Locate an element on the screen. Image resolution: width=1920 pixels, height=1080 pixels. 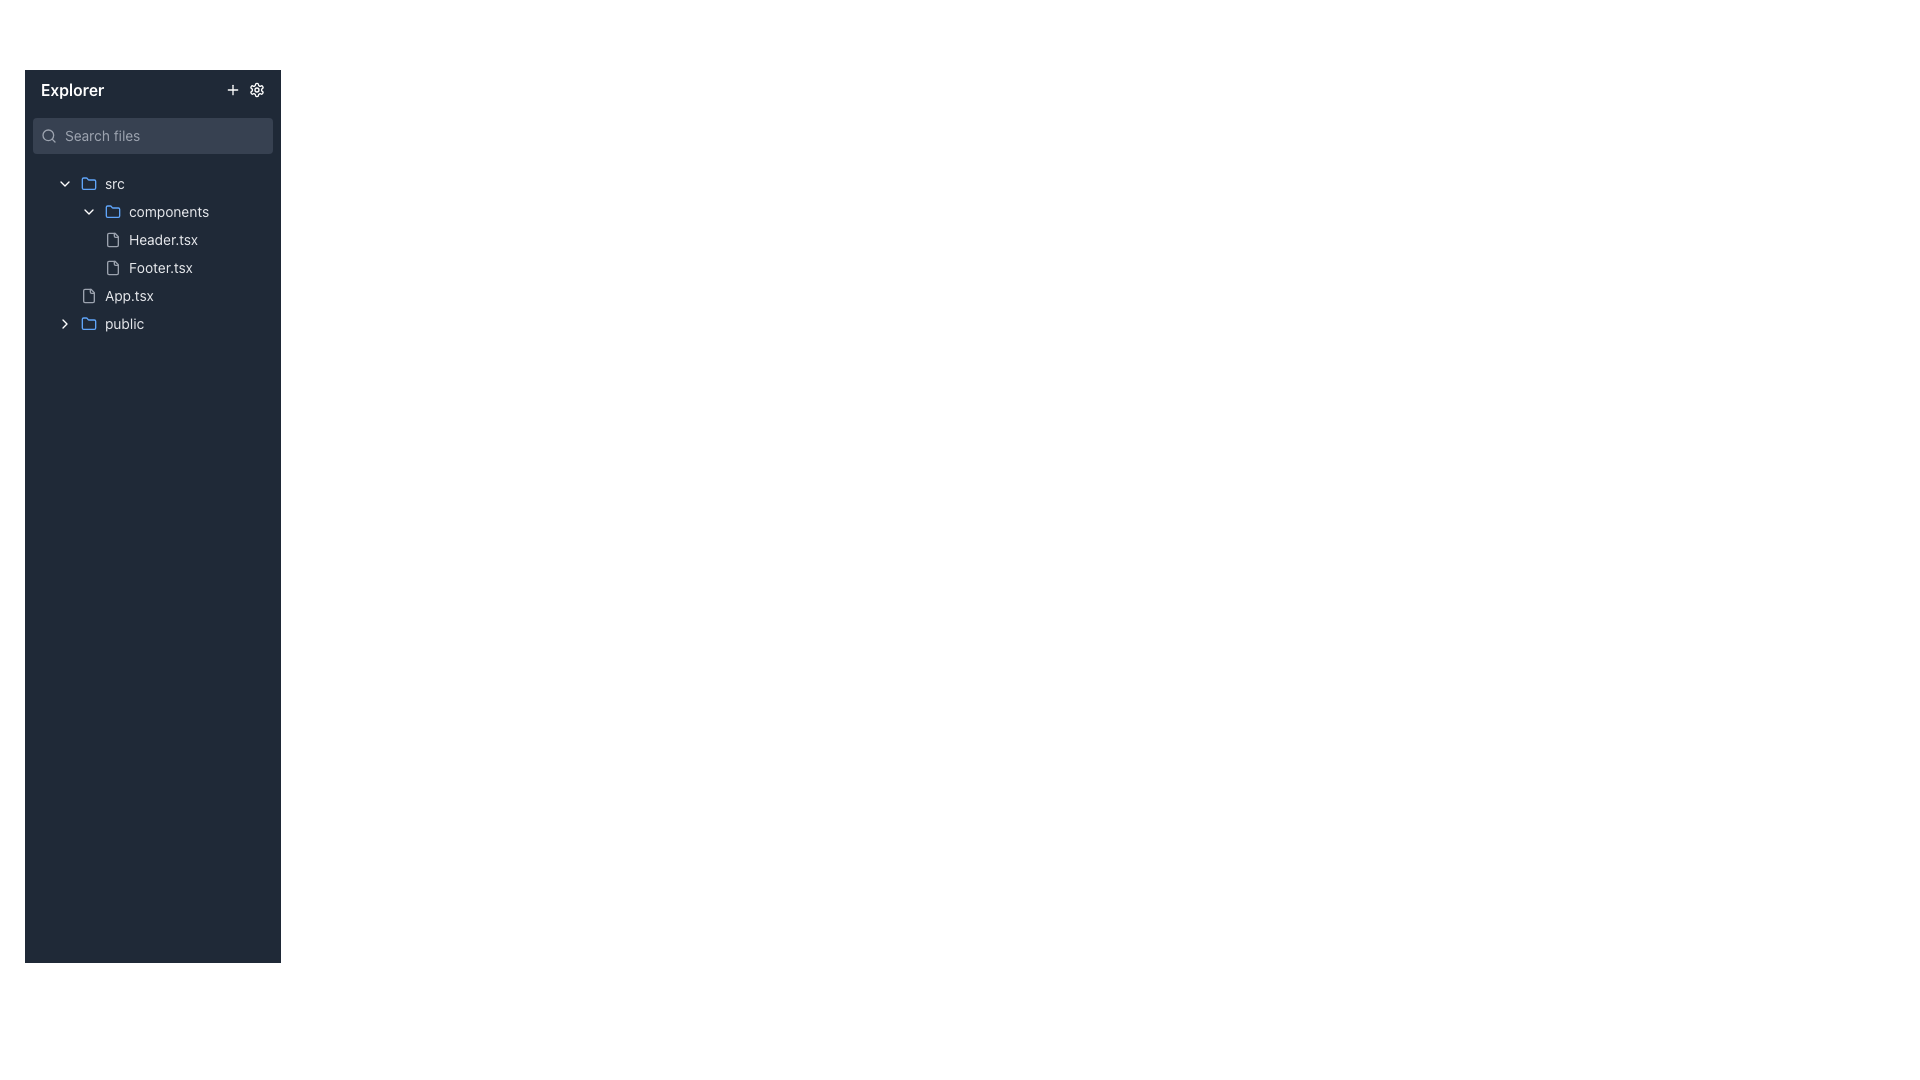
the blue folder icon representing the 'components' sub-folder in the vertical navigation panel is located at coordinates (112, 211).